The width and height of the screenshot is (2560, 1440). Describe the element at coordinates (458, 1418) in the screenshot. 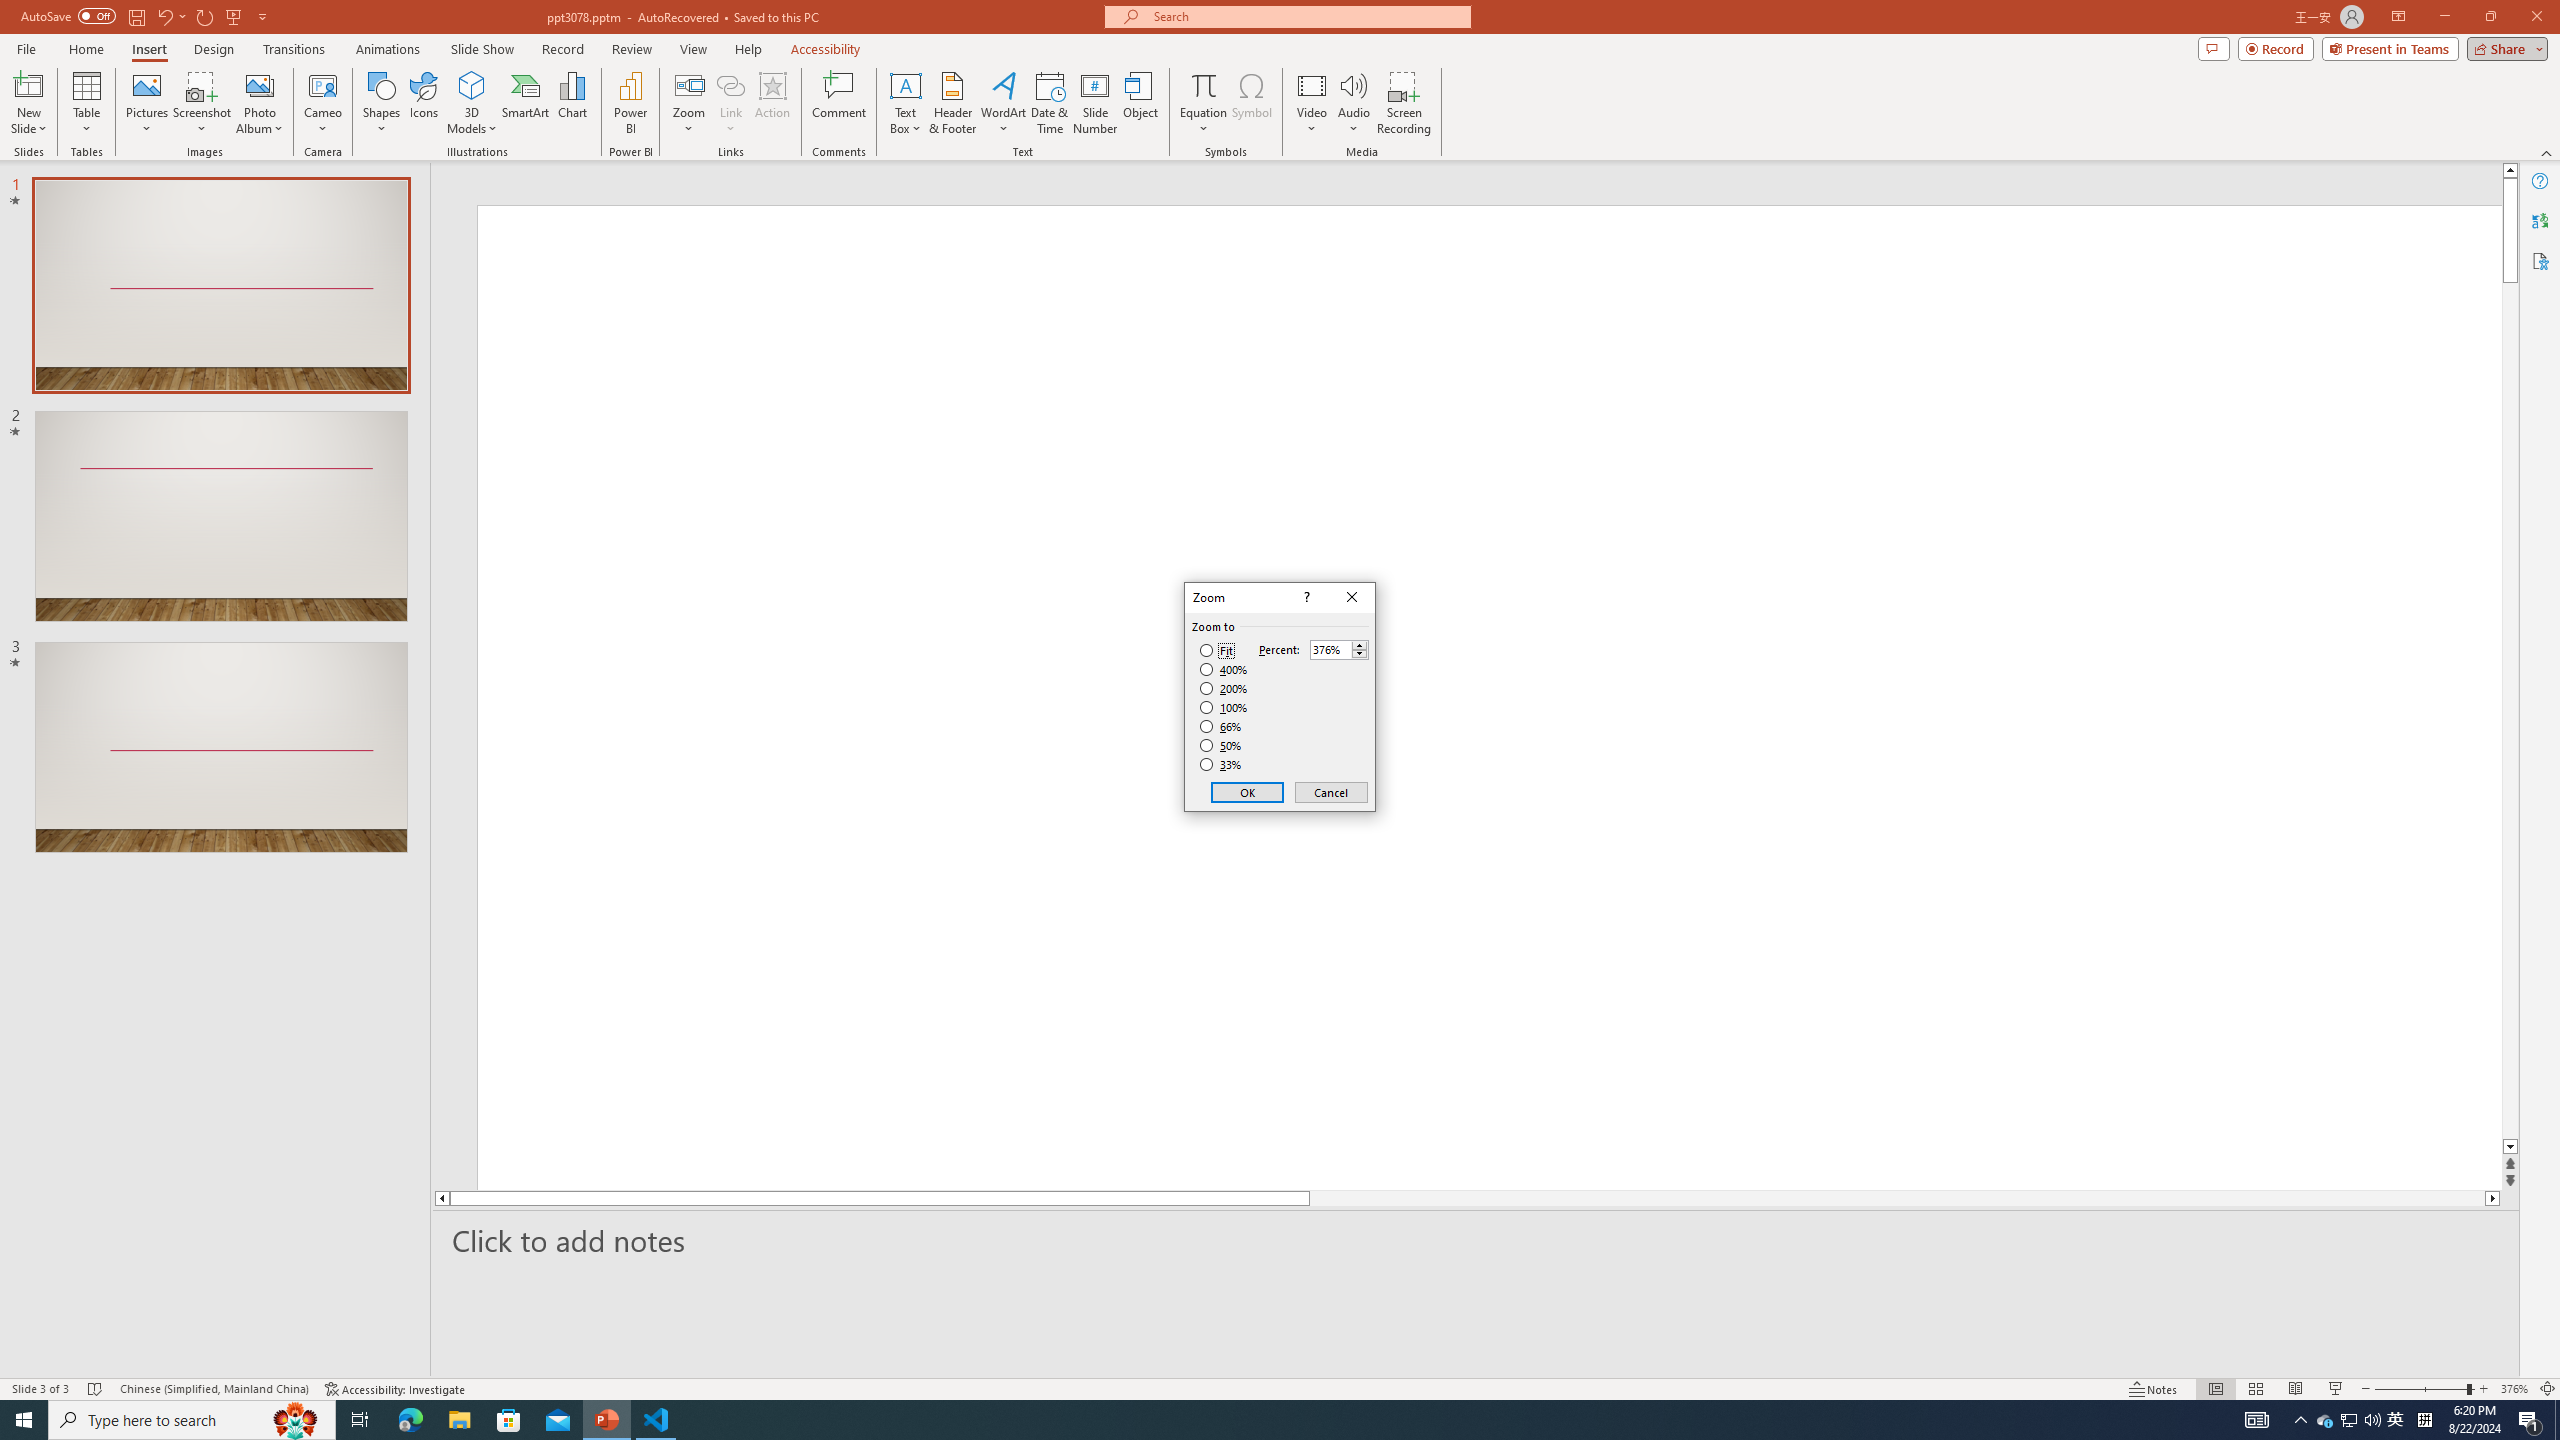

I see `'File Explorer'` at that location.